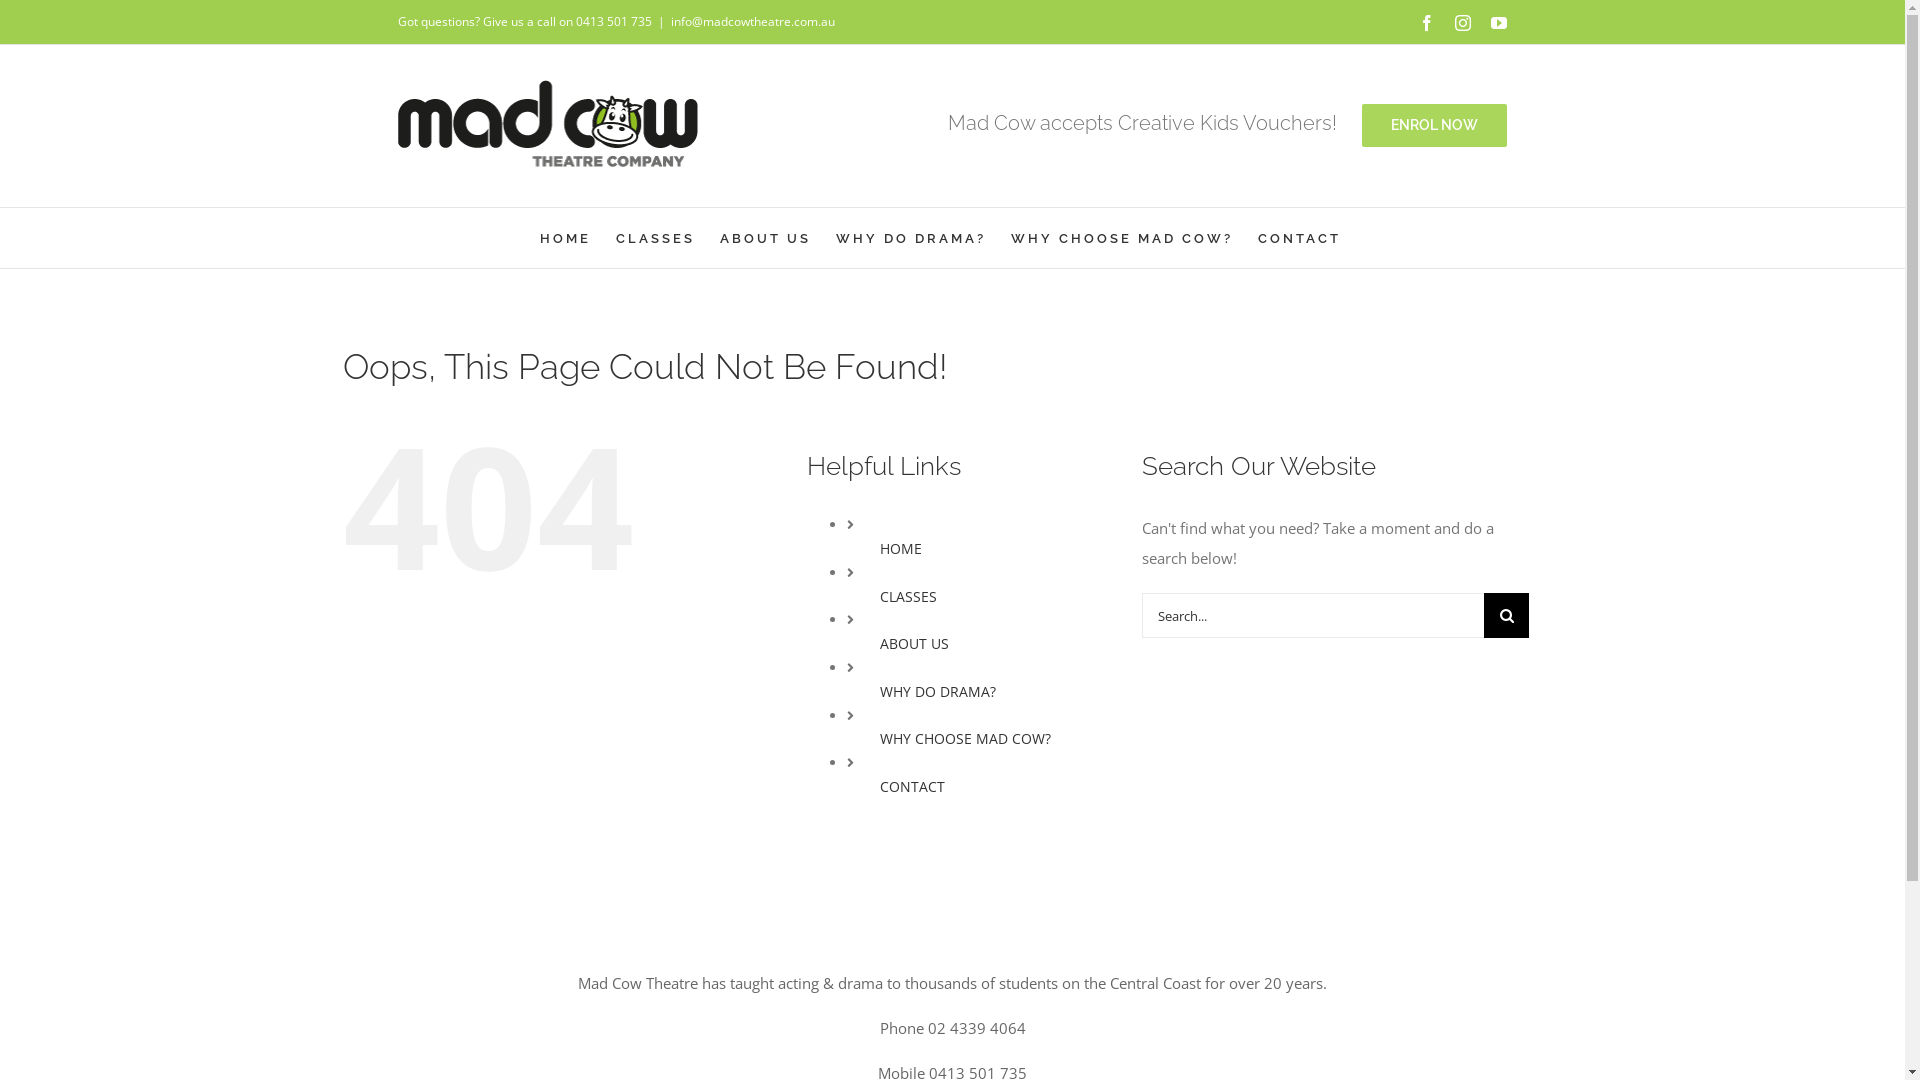  I want to click on 'YouTube', so click(1498, 23).